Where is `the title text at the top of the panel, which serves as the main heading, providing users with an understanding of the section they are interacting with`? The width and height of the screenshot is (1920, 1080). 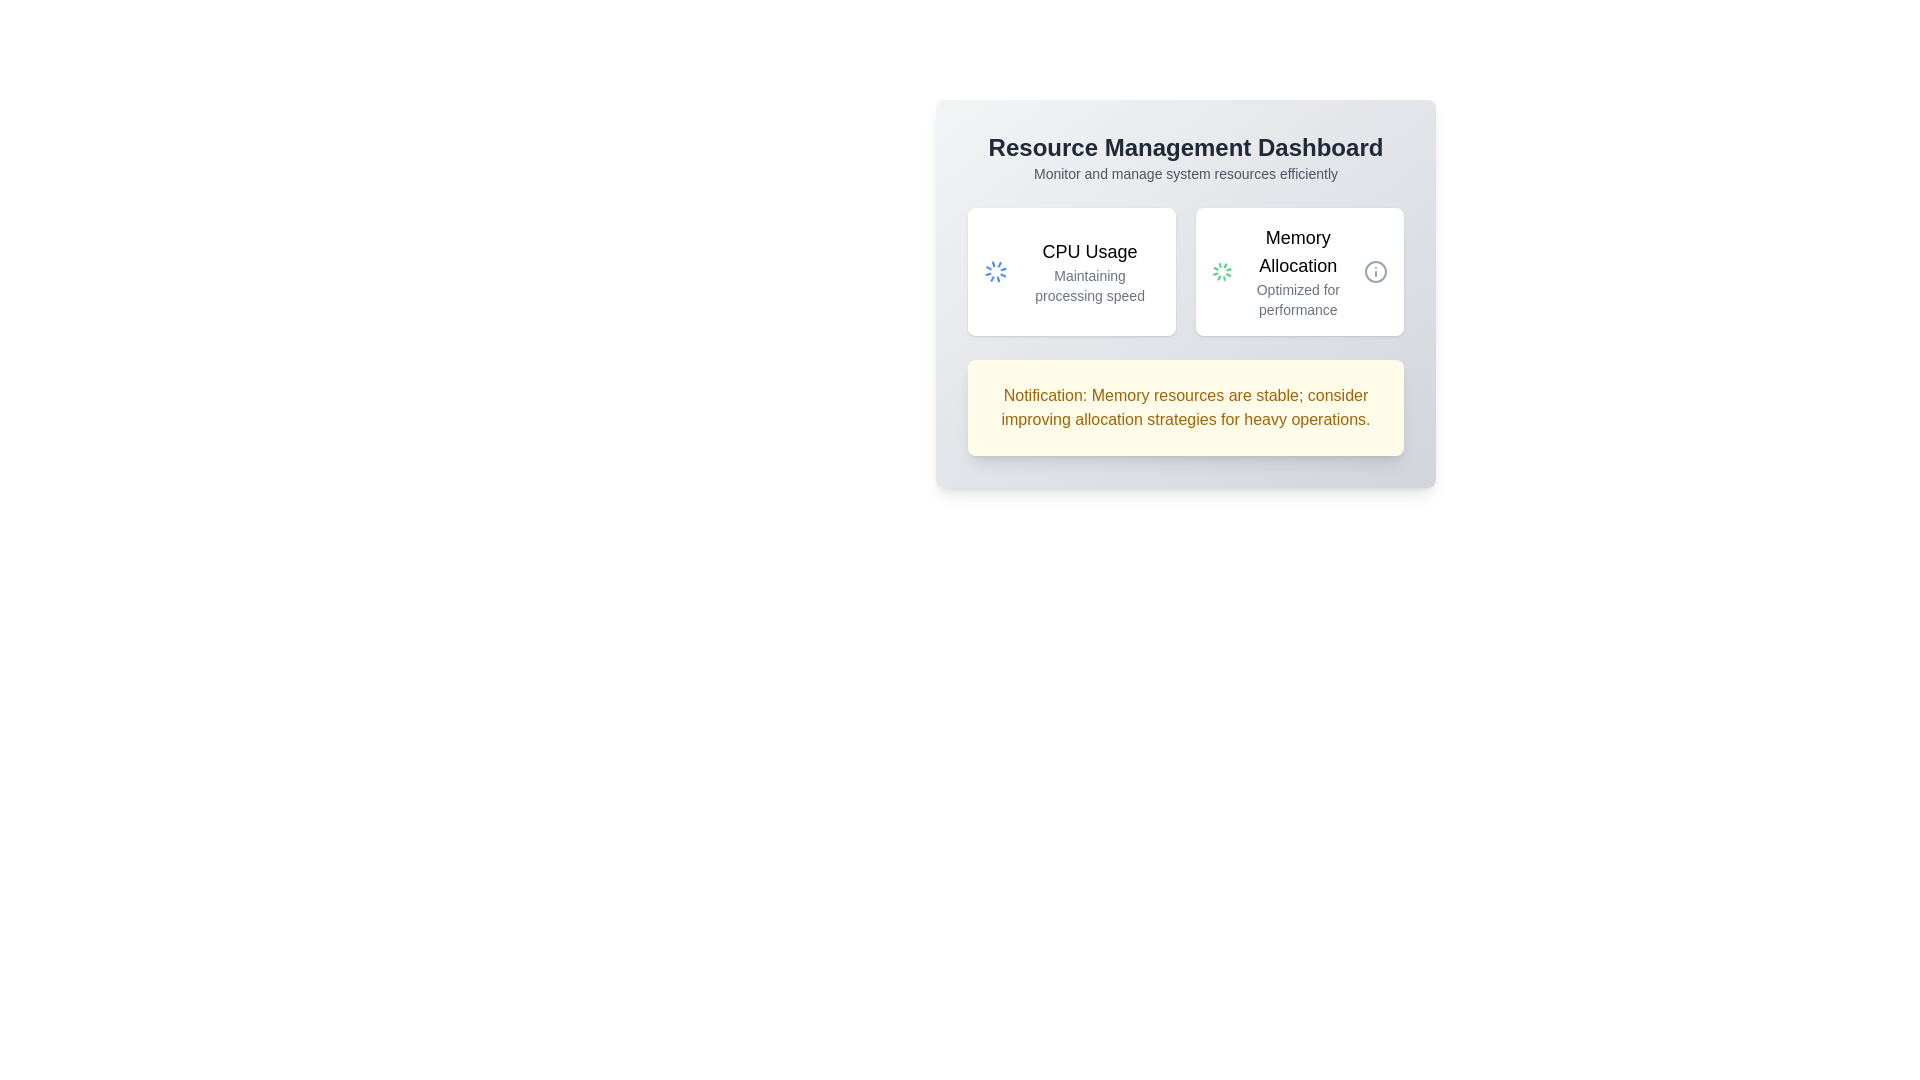
the title text at the top of the panel, which serves as the main heading, providing users with an understanding of the section they are interacting with is located at coordinates (1185, 146).